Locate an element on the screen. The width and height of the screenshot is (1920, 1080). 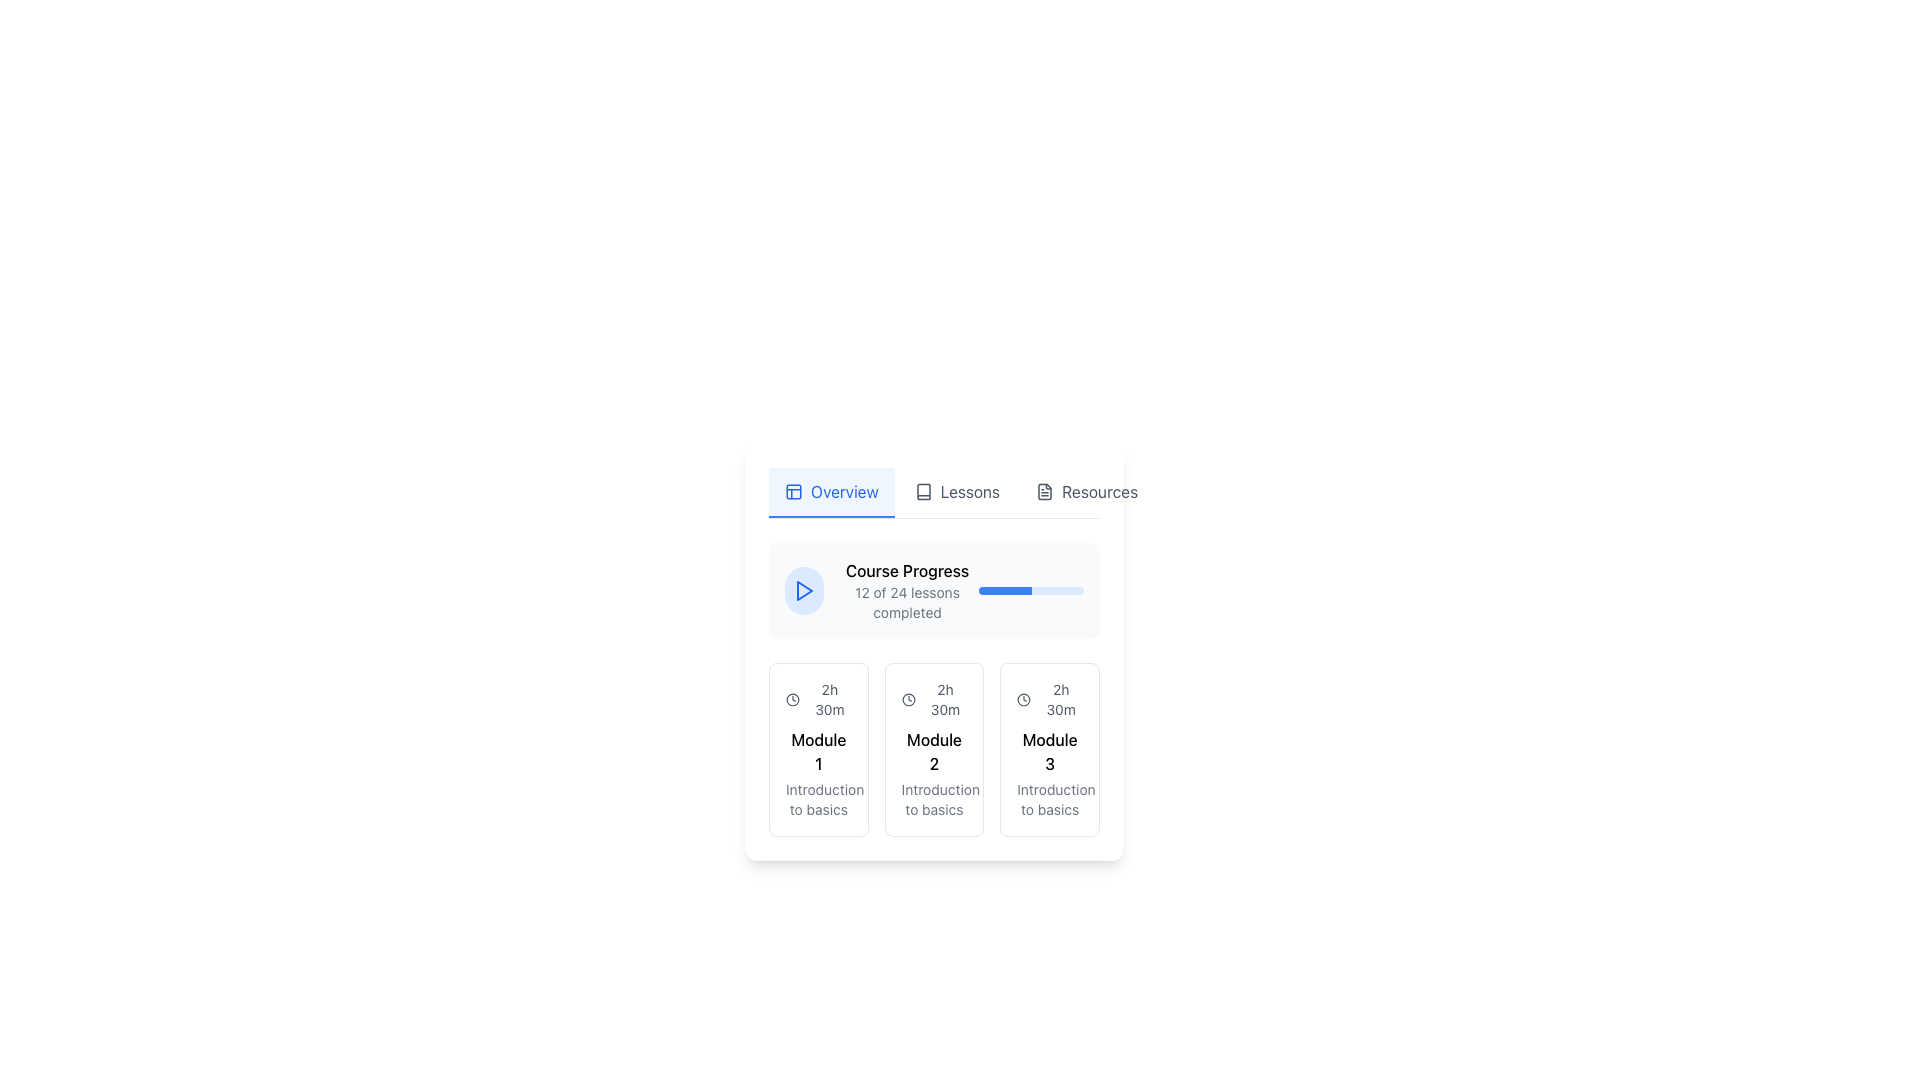
the Text label that serves as a heading for the progress section of a course module, located at the top of the progress card, which indicates user progress in the course is located at coordinates (906, 570).